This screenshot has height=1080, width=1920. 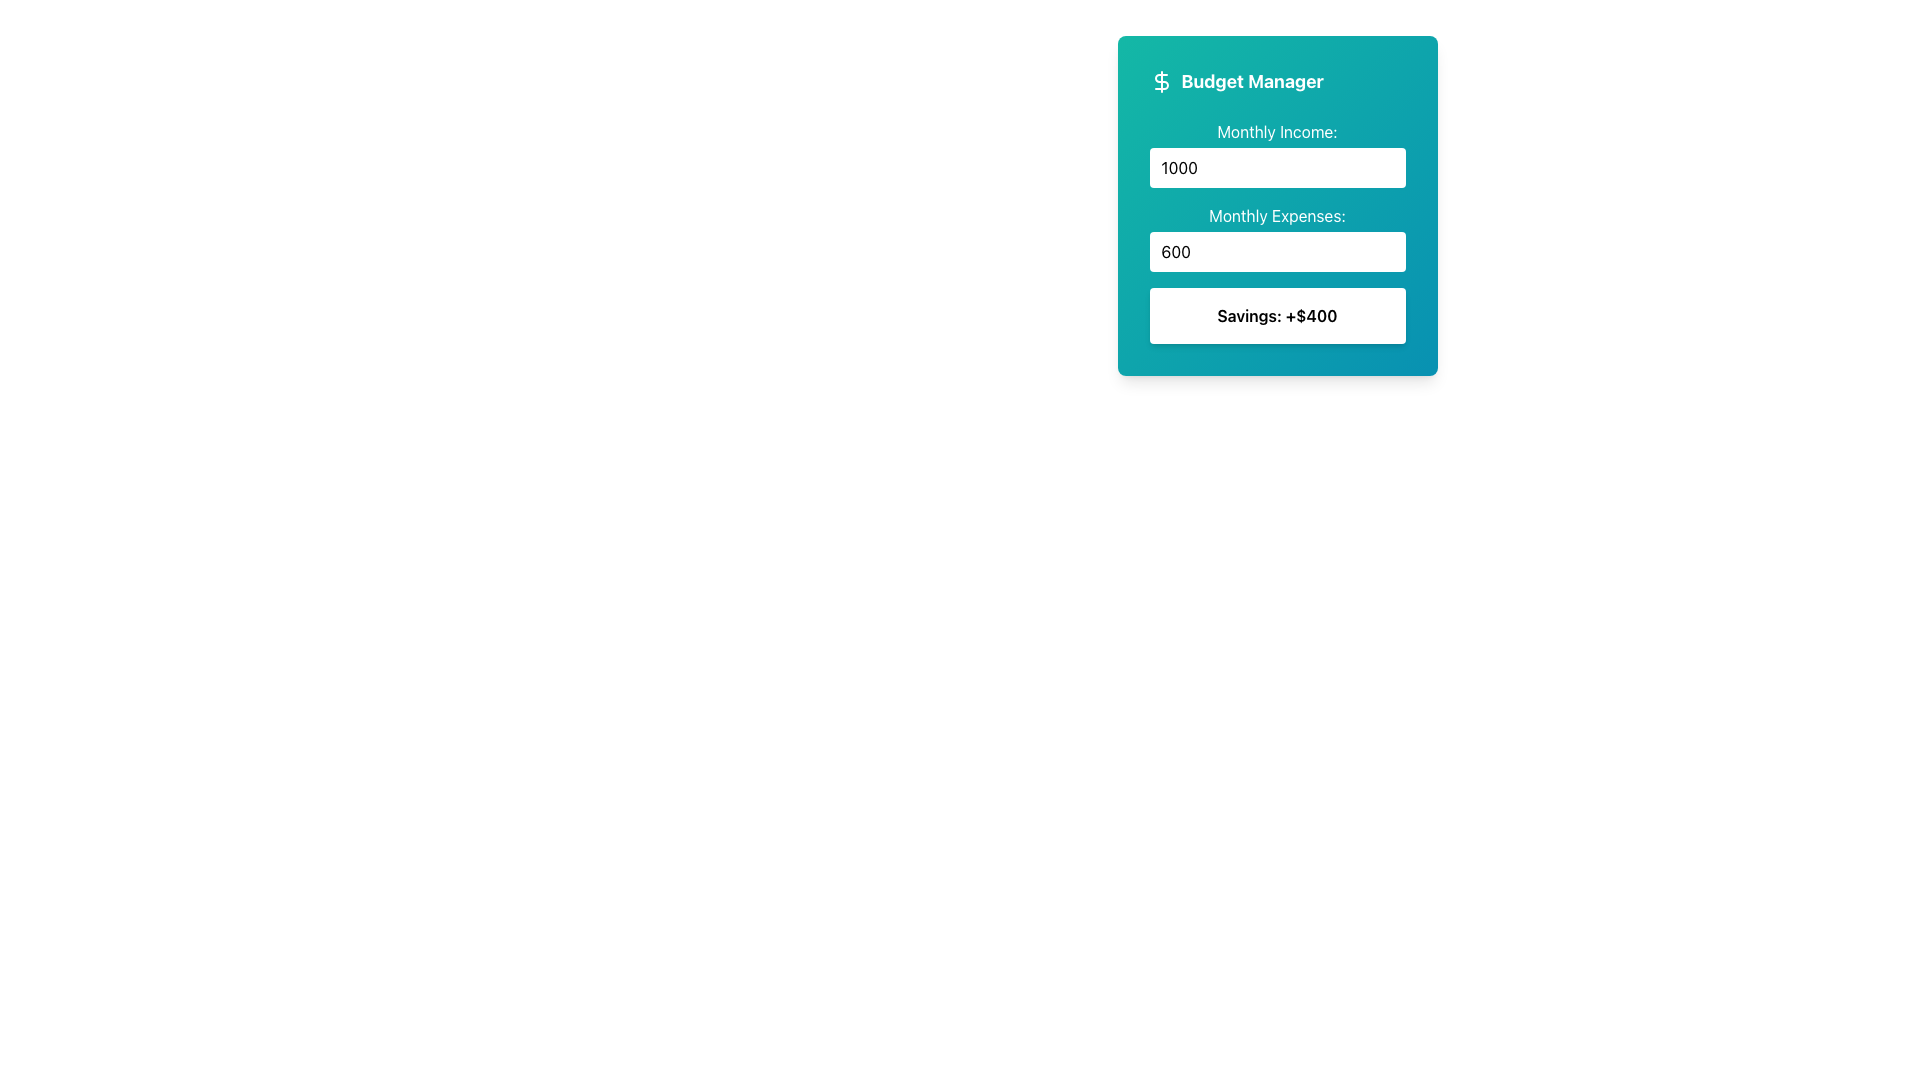 What do you see at coordinates (1276, 153) in the screenshot?
I see `the input field labeled 'Monthly Income:'` at bounding box center [1276, 153].